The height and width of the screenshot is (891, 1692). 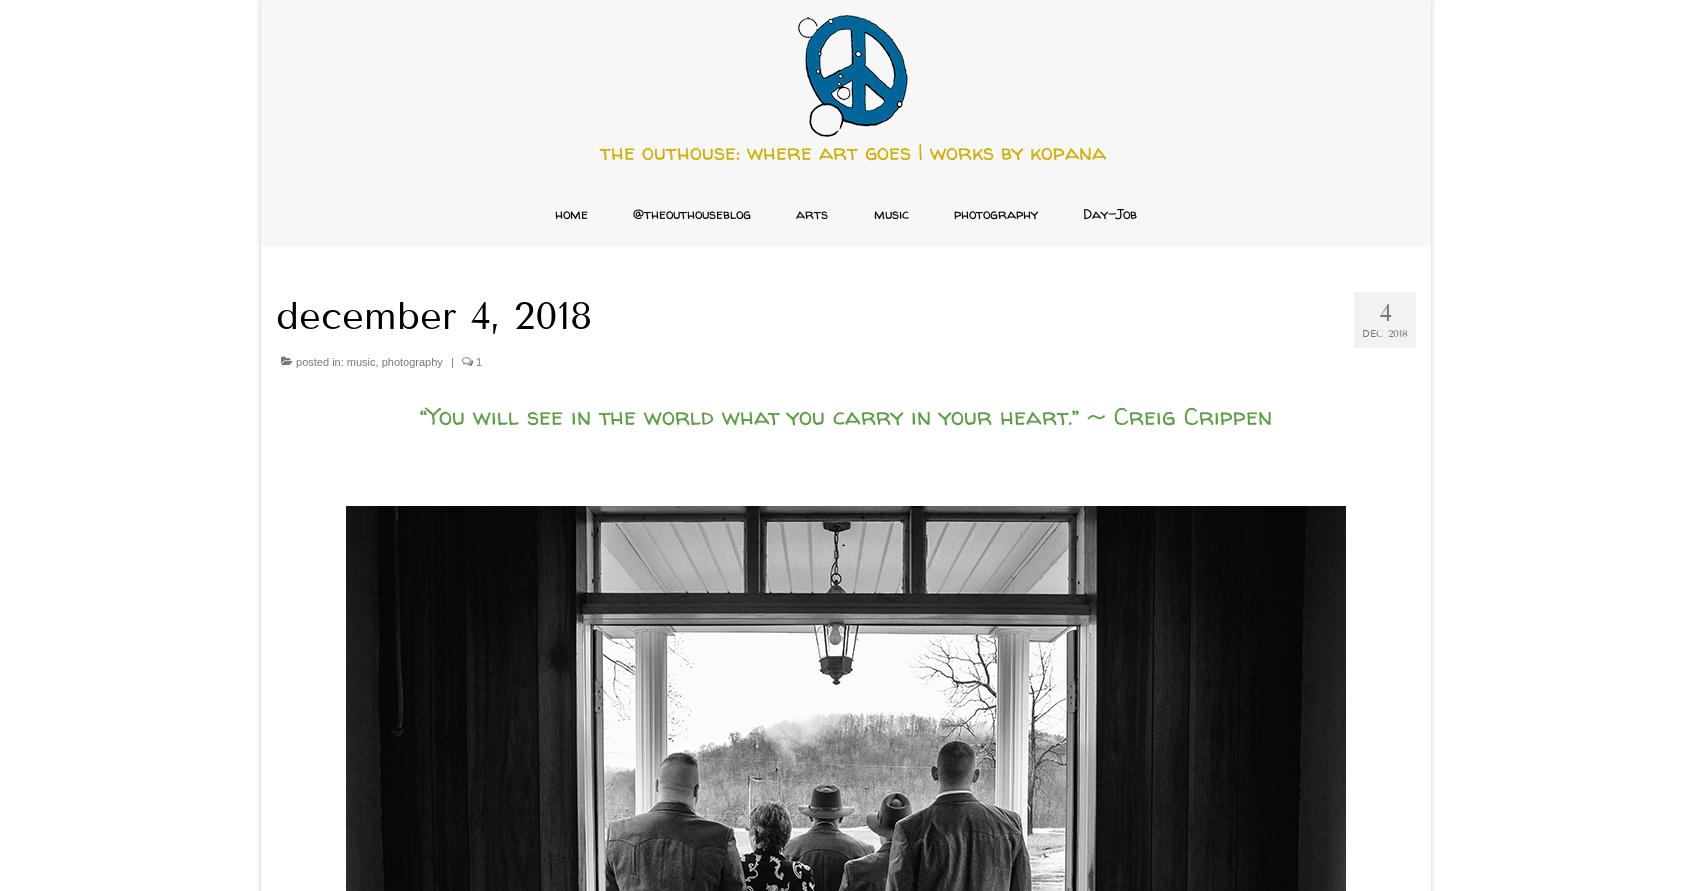 I want to click on '|', so click(x=450, y=362).